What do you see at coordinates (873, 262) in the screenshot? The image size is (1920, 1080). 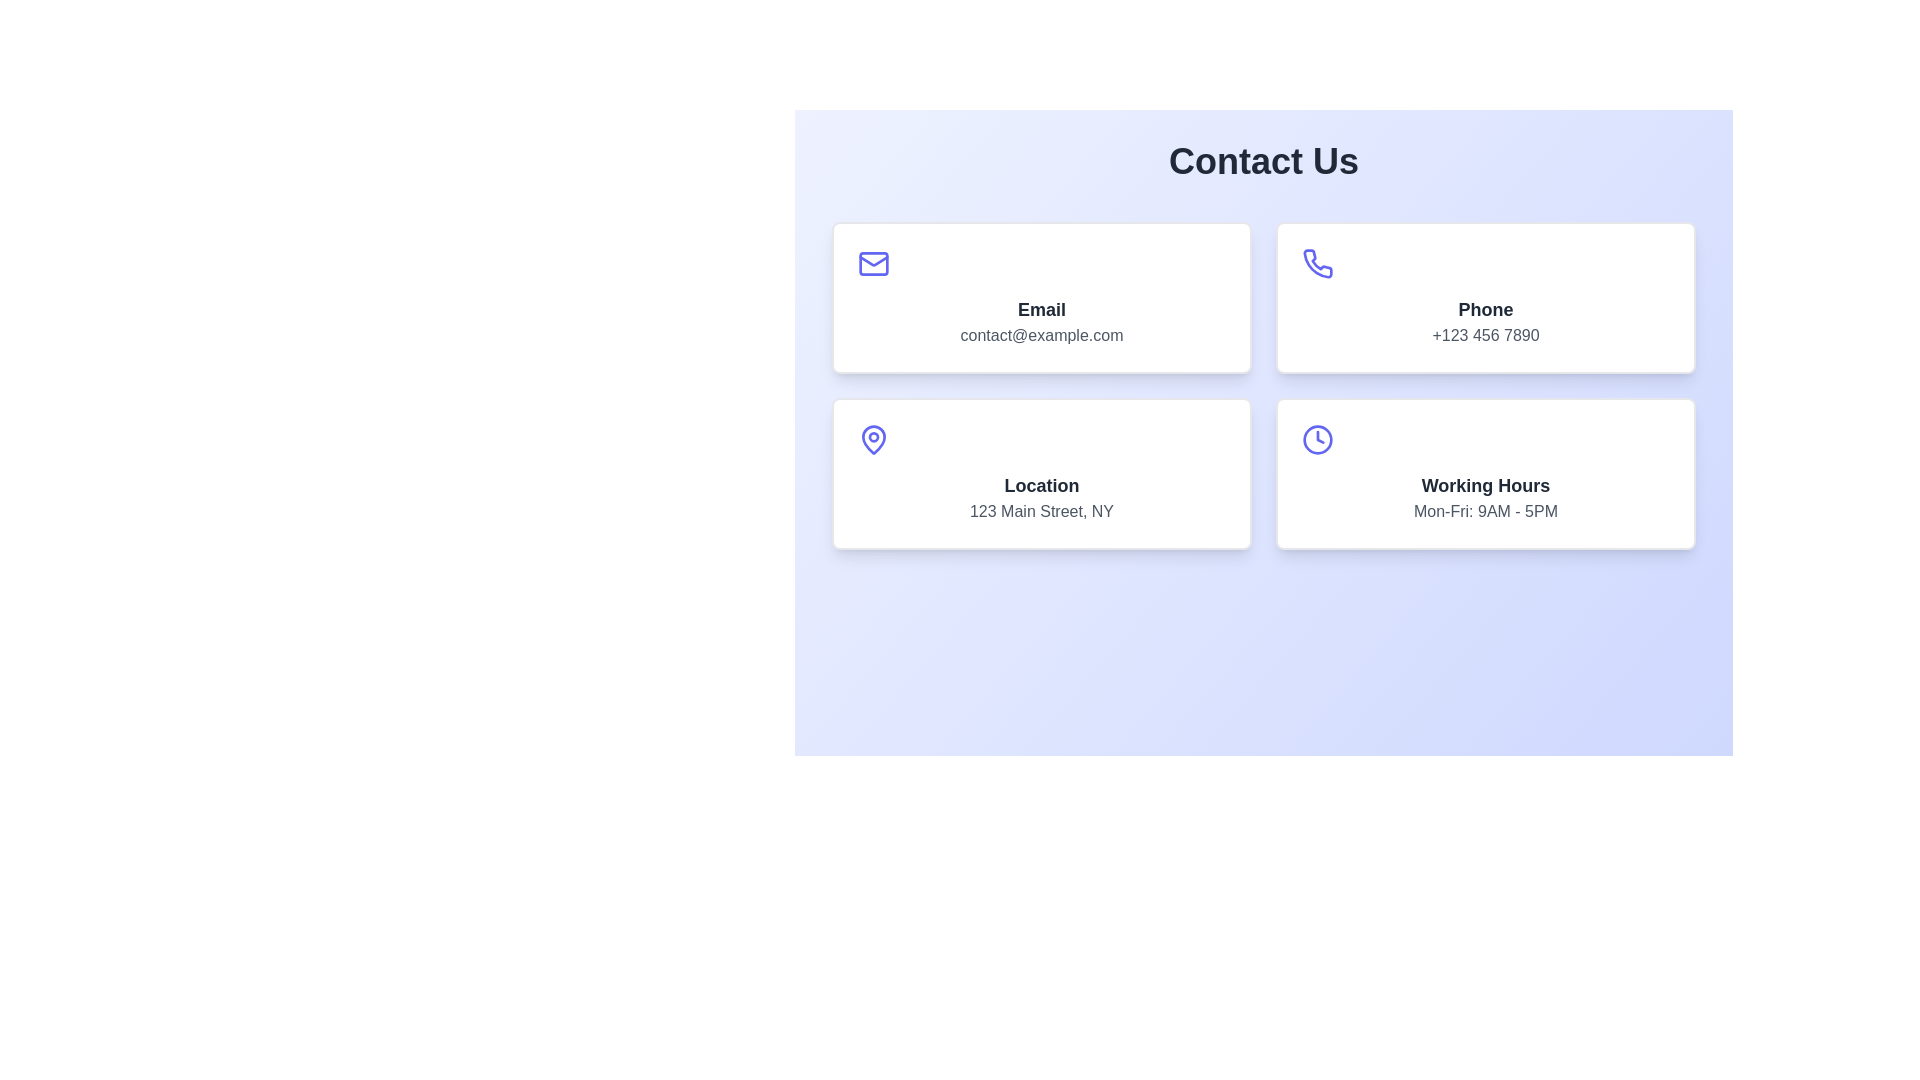 I see `the small, stylized envelope icon located within the 'Email' card interface in the top-left quadrant of the layout` at bounding box center [873, 262].